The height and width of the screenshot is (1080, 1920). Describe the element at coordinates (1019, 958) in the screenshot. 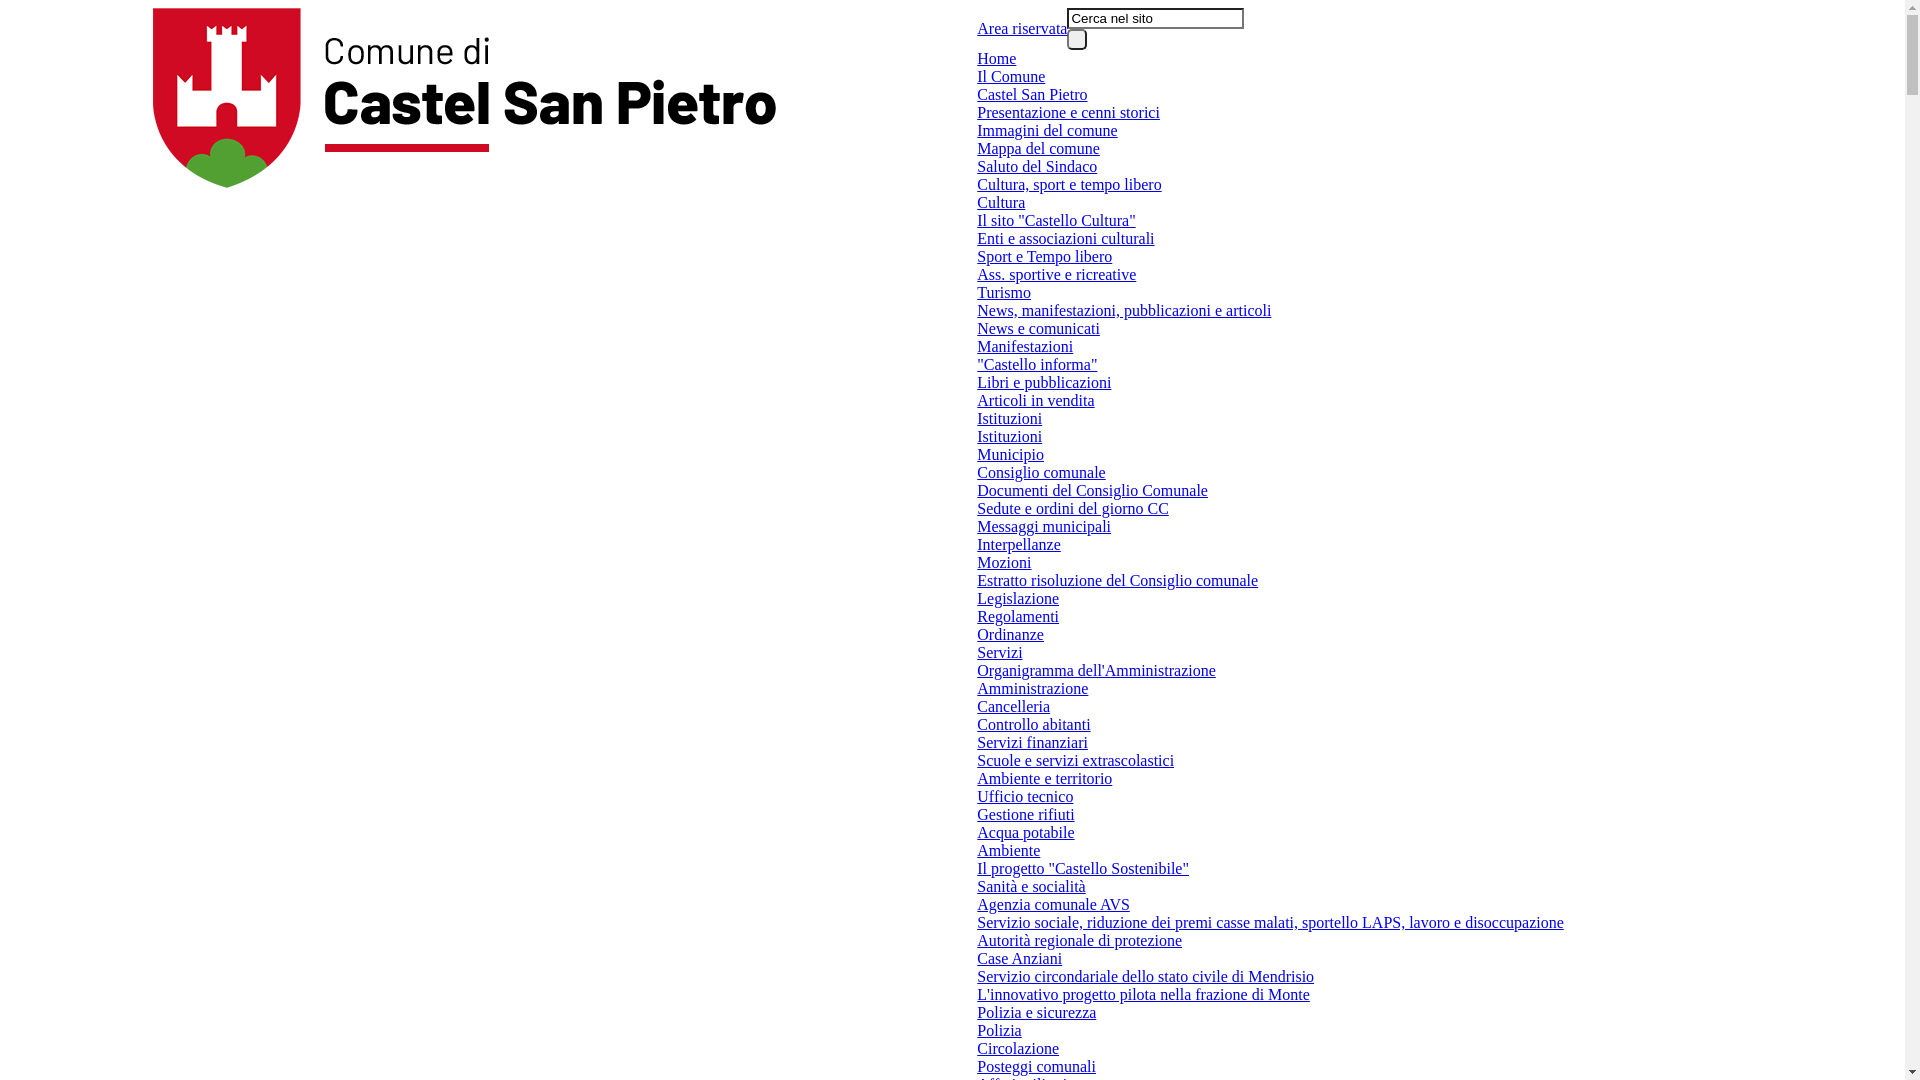

I see `'Case Anziani'` at that location.